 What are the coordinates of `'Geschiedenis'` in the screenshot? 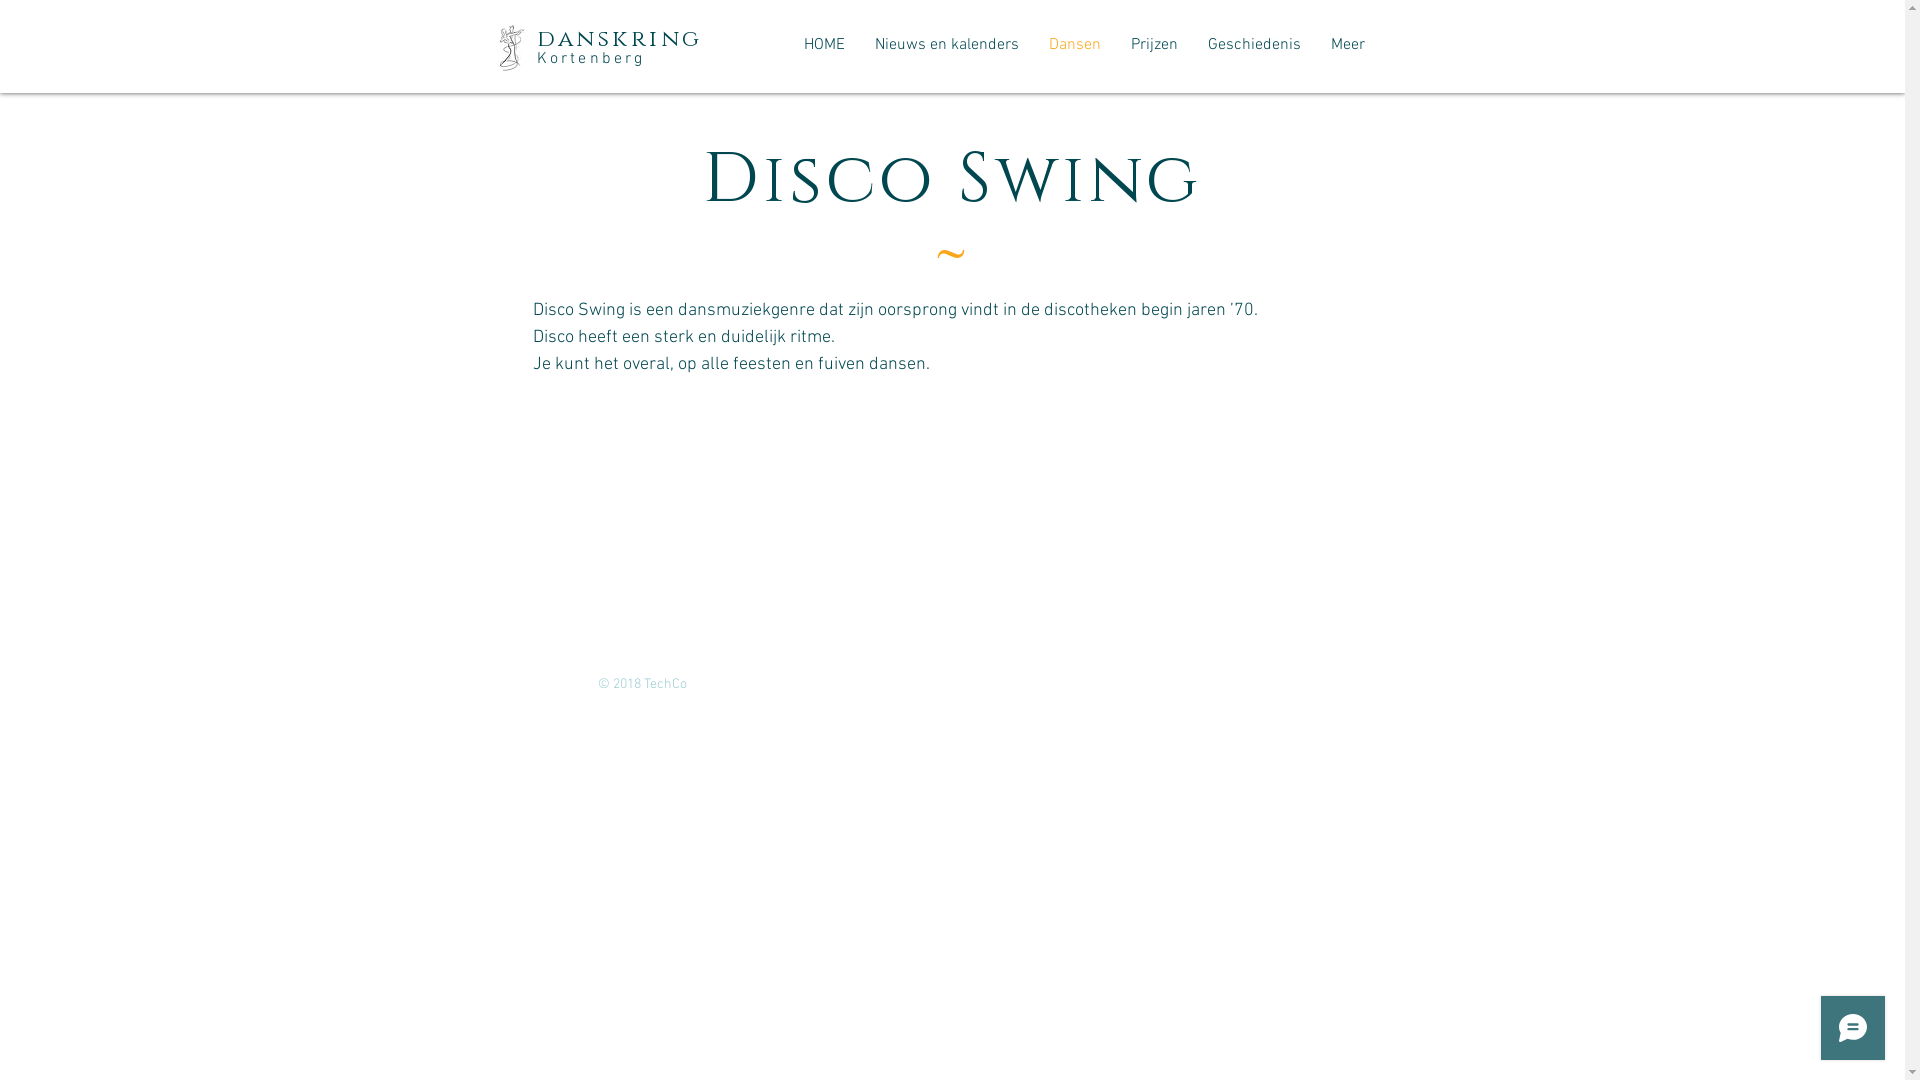 It's located at (1252, 45).